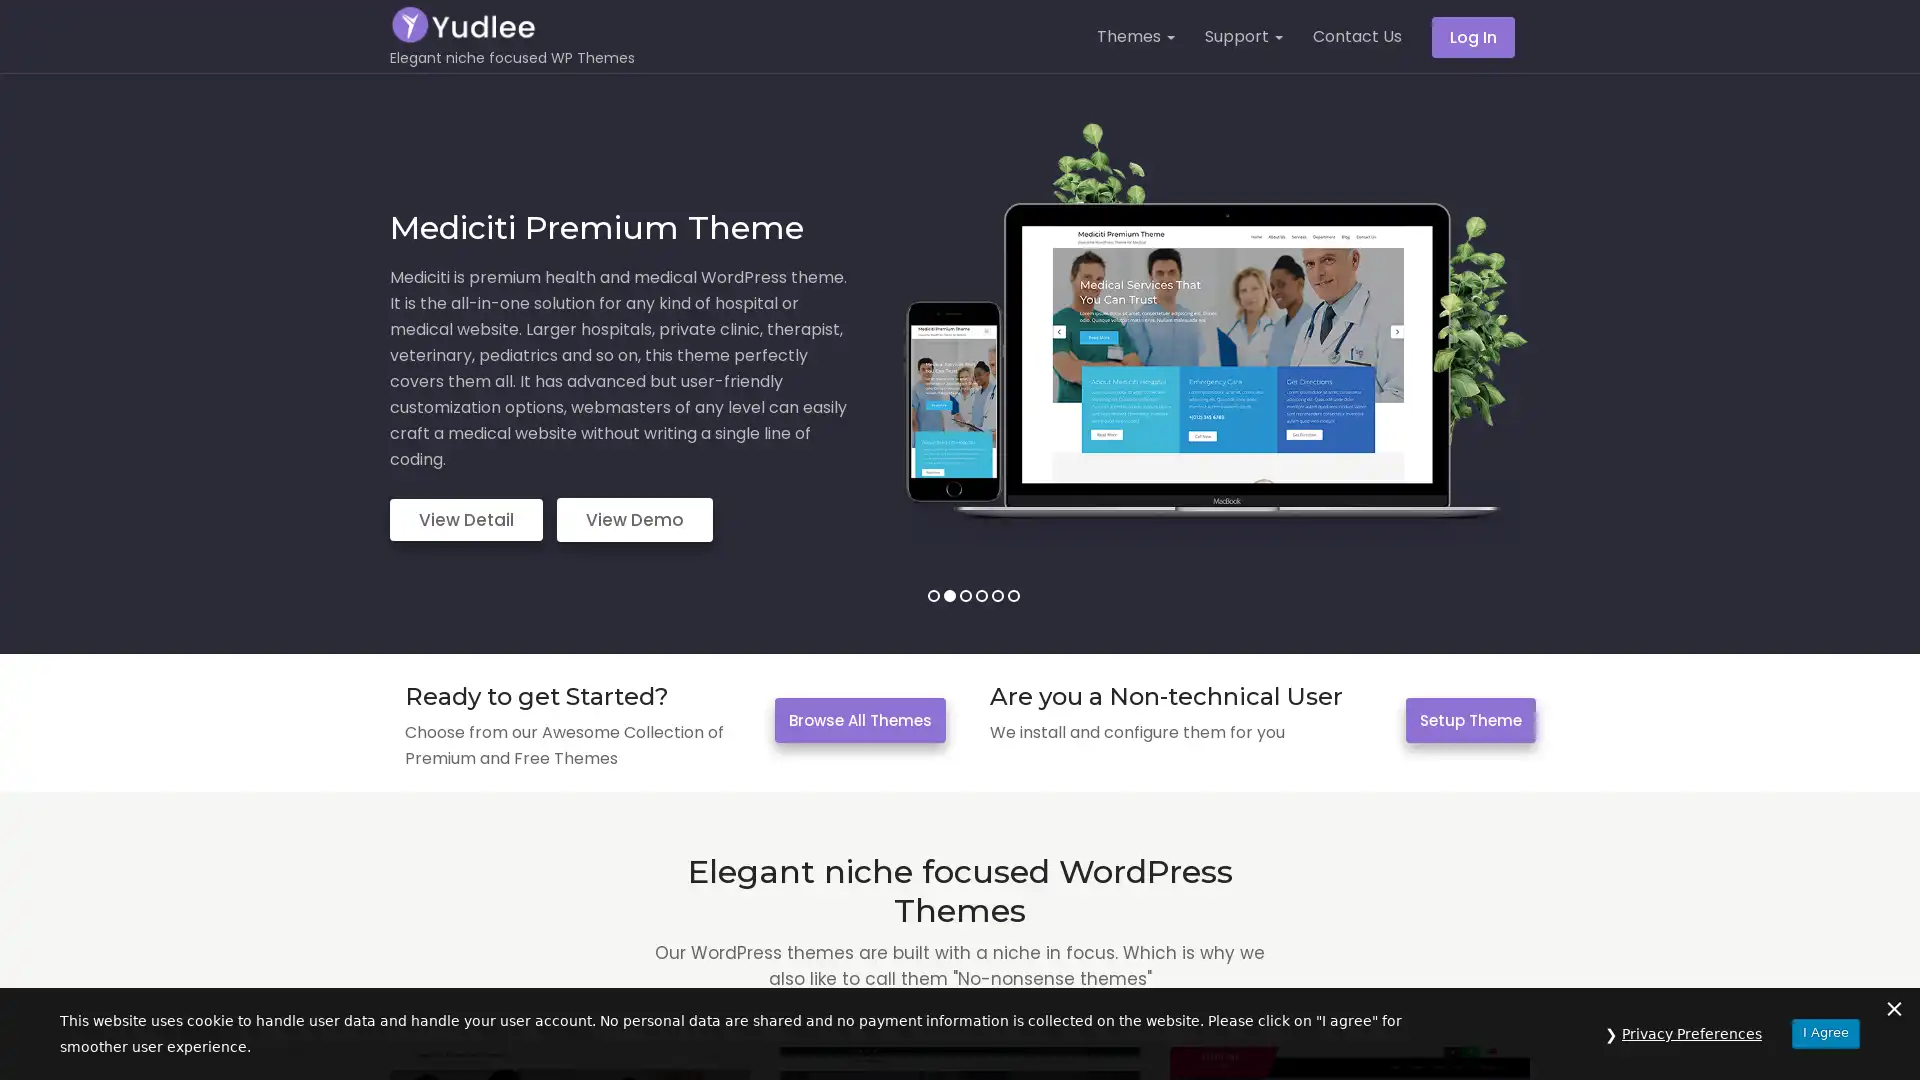 This screenshot has height=1080, width=1920. Describe the element at coordinates (1691, 1033) in the screenshot. I see `Privacy Preferences` at that location.